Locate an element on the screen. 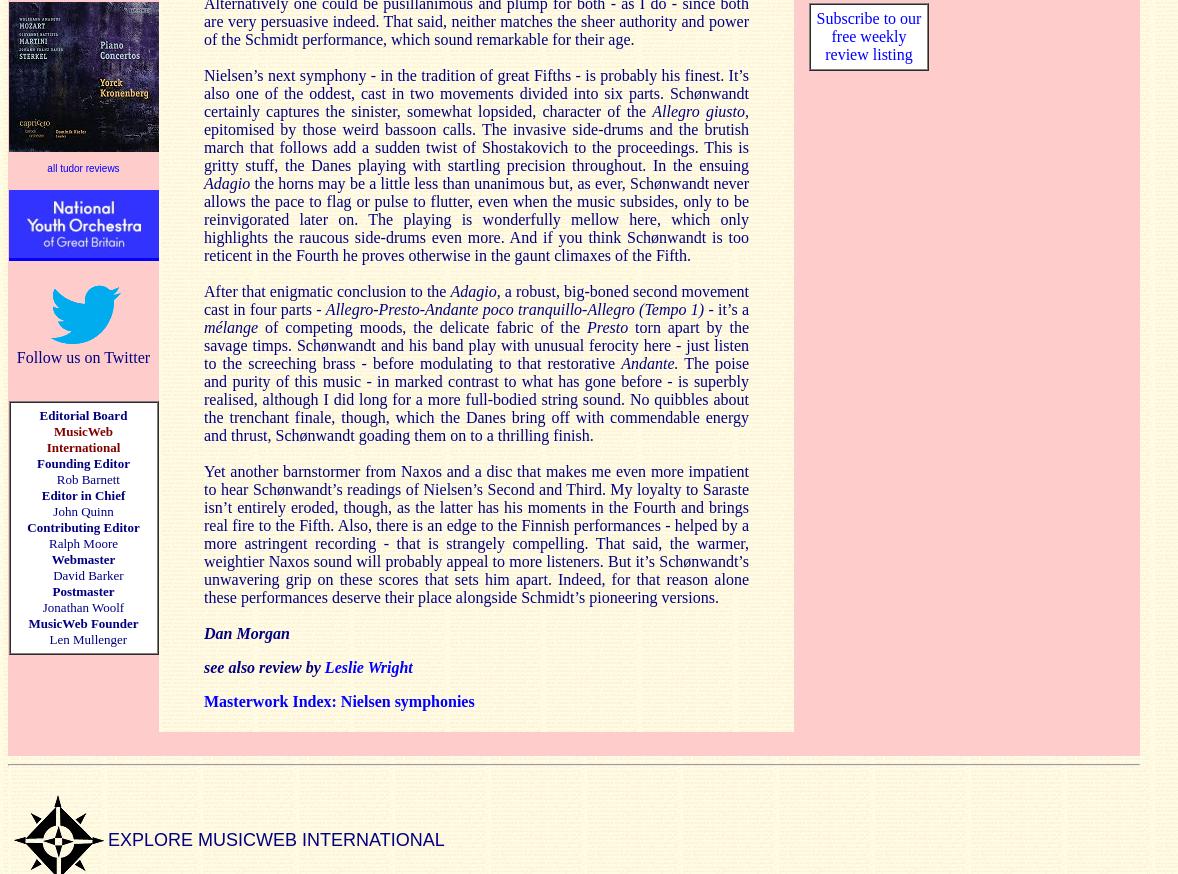 The width and height of the screenshot is (1178, 874). 'Allegro giusto,' is located at coordinates (651, 110).